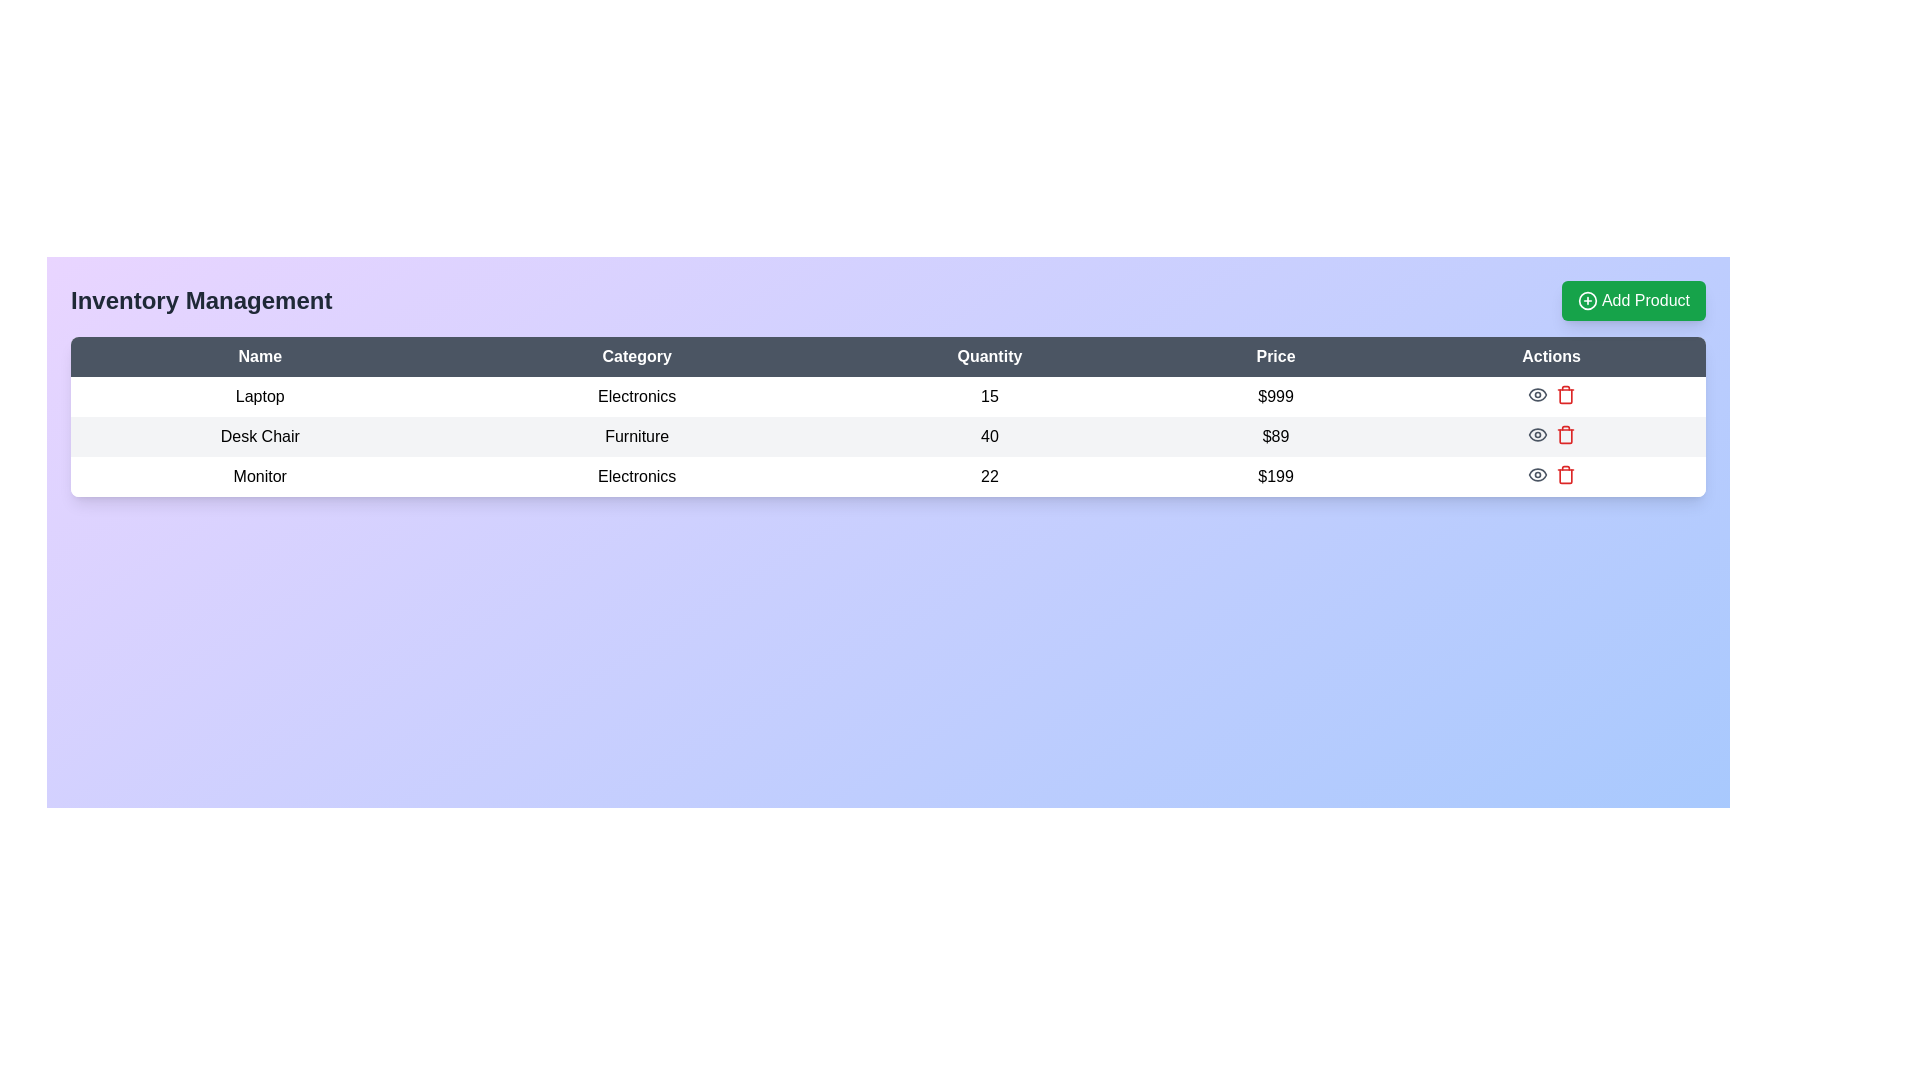 This screenshot has width=1920, height=1080. Describe the element at coordinates (636, 477) in the screenshot. I see `the 'Electronics' text label, which is a bold, black font displayed on a light purple background, located in the 'Monitor' row under the 'Category' heading` at that location.